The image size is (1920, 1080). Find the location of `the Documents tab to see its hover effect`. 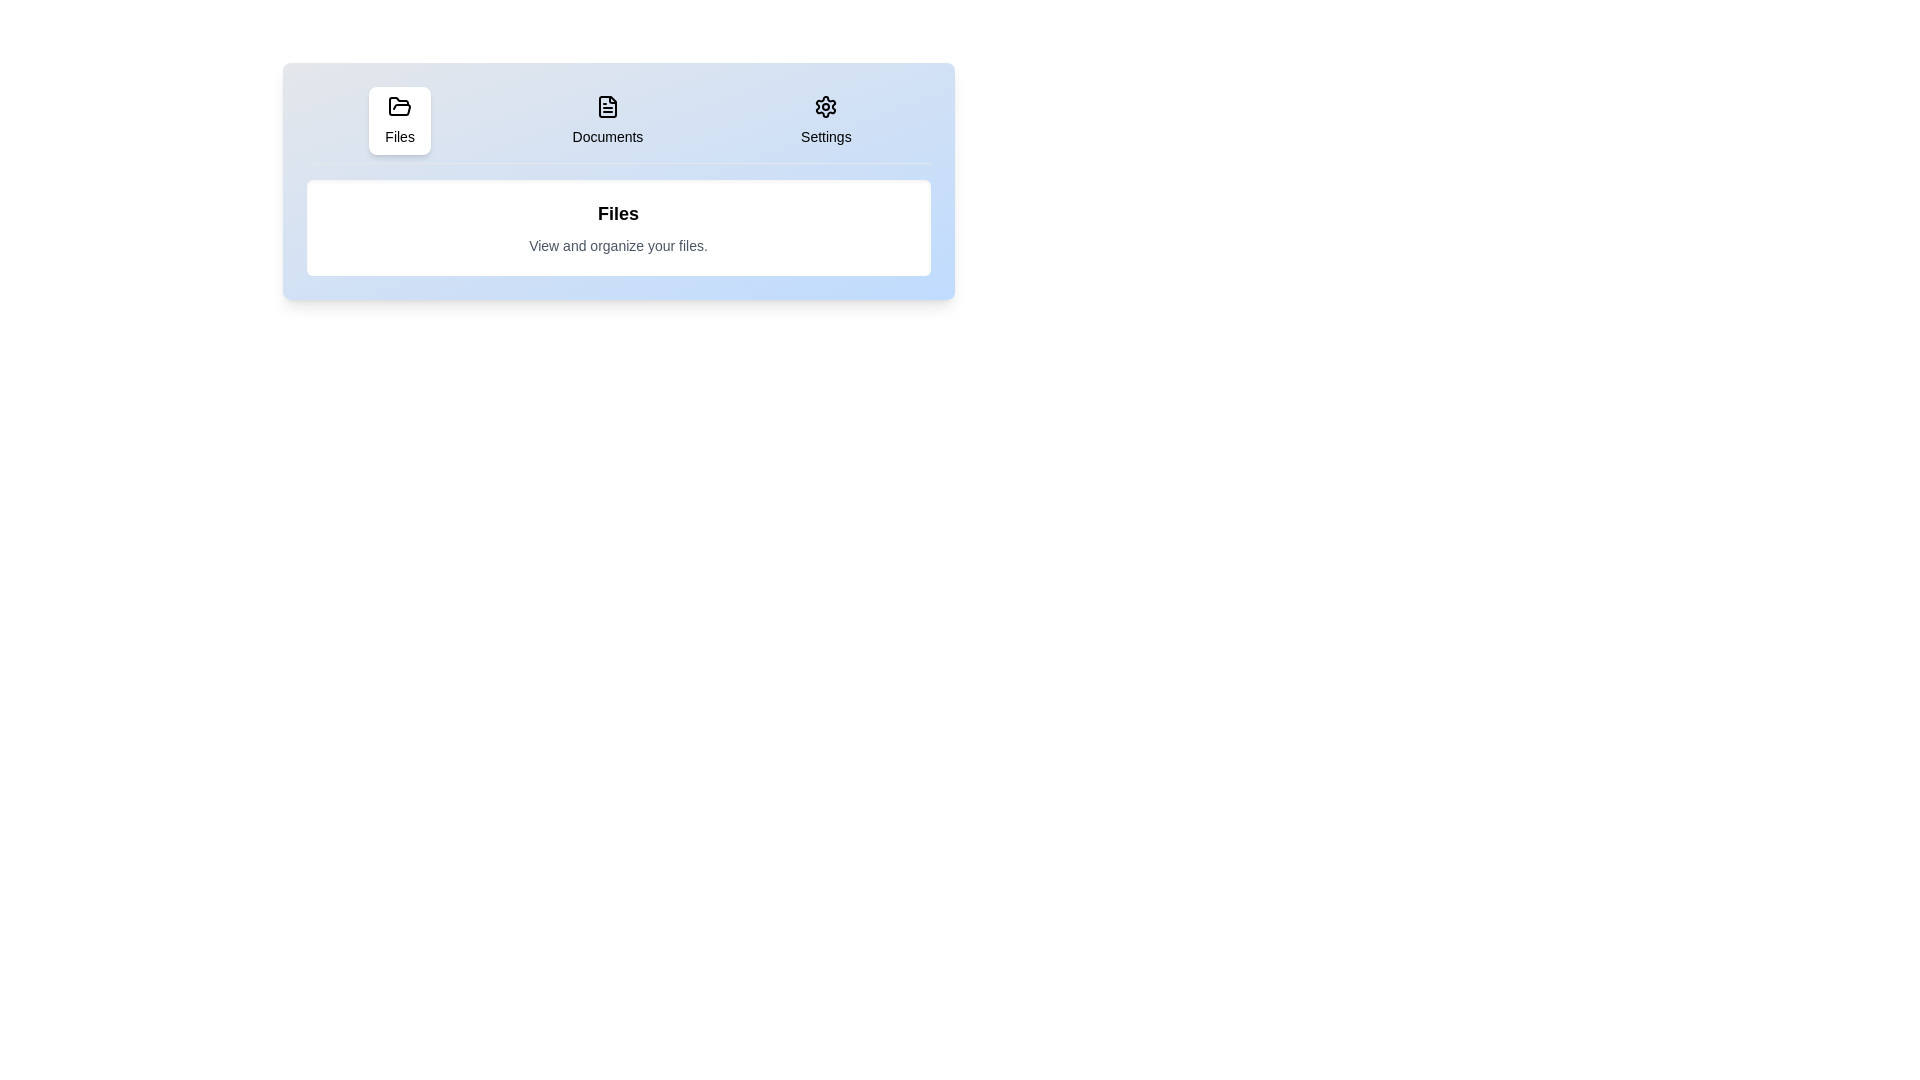

the Documents tab to see its hover effect is located at coordinates (607, 120).